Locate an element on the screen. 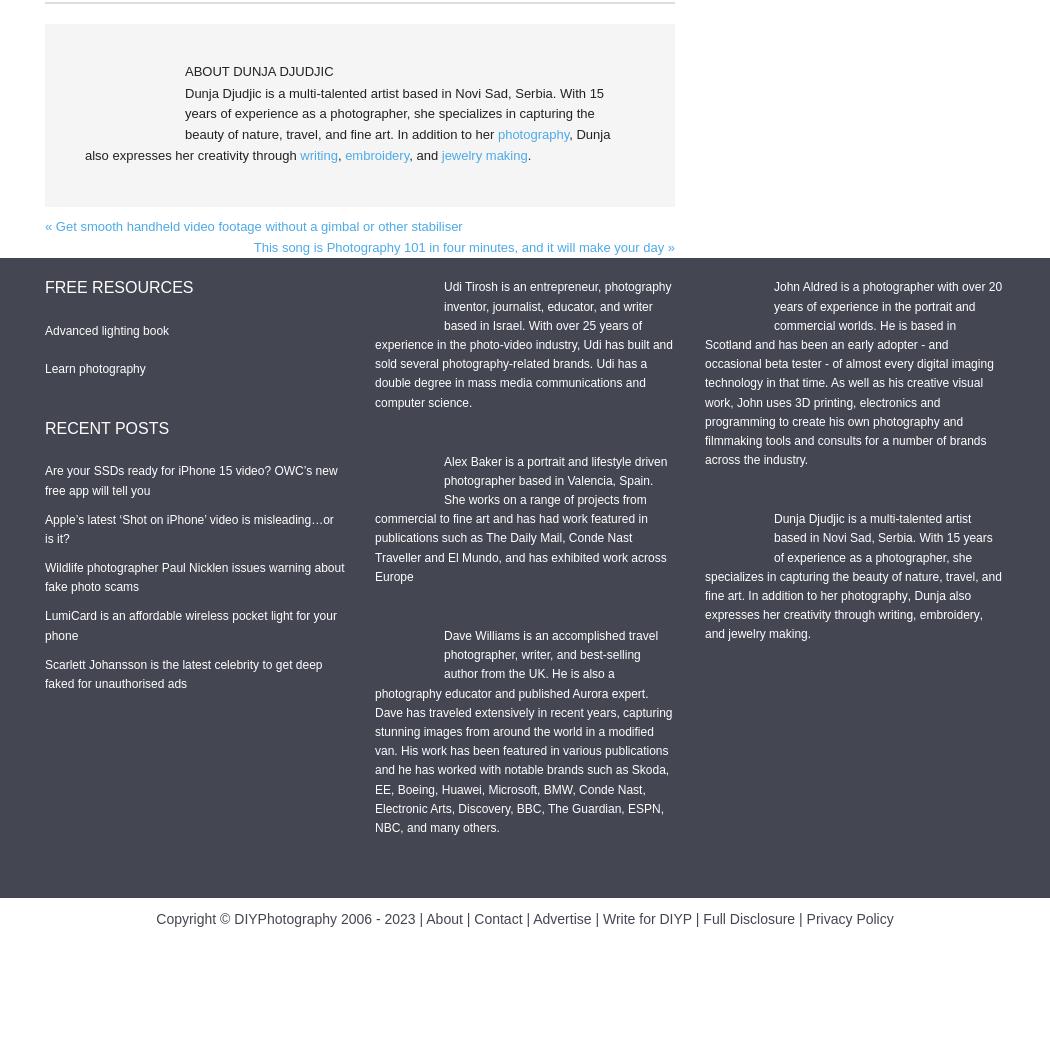 This screenshot has width=1050, height=1040. 'writing' is located at coordinates (894, 613).